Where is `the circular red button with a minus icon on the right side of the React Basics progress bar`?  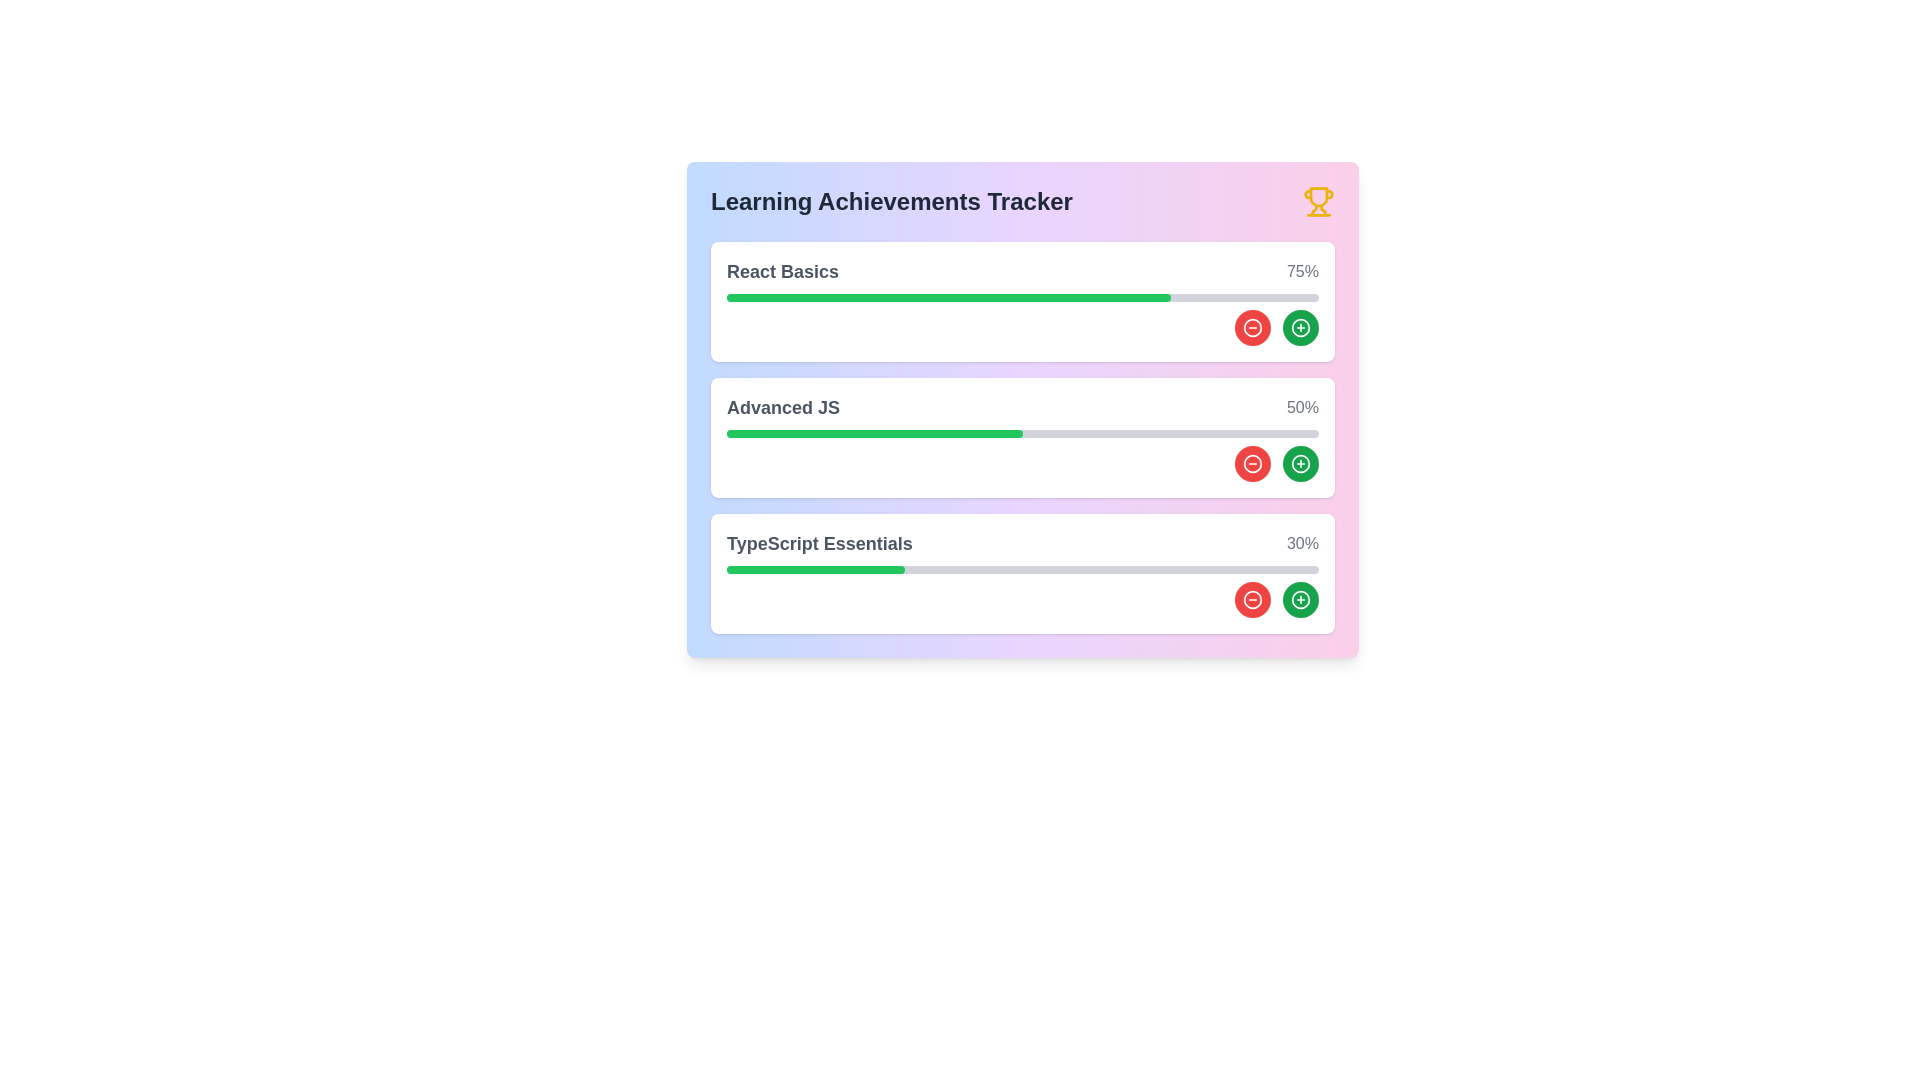 the circular red button with a minus icon on the right side of the React Basics progress bar is located at coordinates (1251, 326).